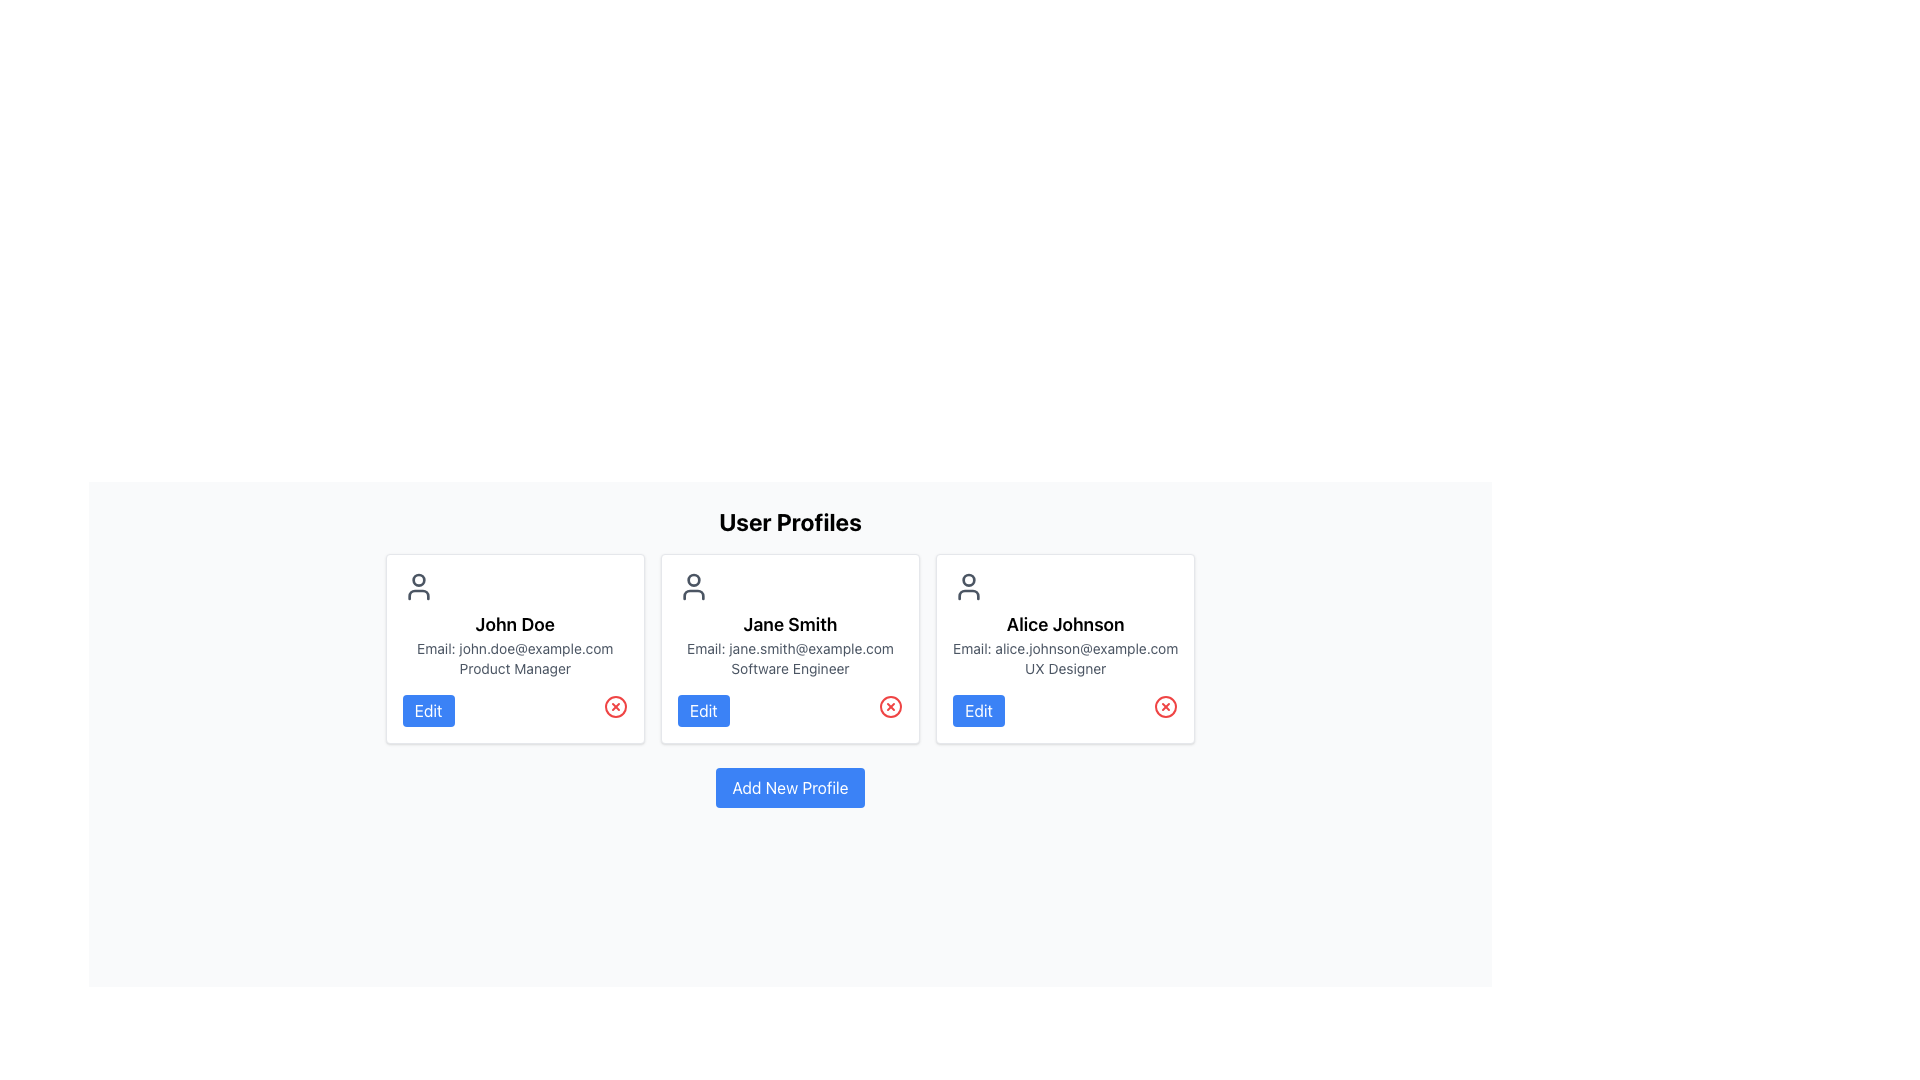 This screenshot has height=1080, width=1920. What do you see at coordinates (1064, 648) in the screenshot?
I see `email address displayed as the second text line in the third profile card from the left, located directly below 'Alice Johnson' and above 'UX Designer'` at bounding box center [1064, 648].